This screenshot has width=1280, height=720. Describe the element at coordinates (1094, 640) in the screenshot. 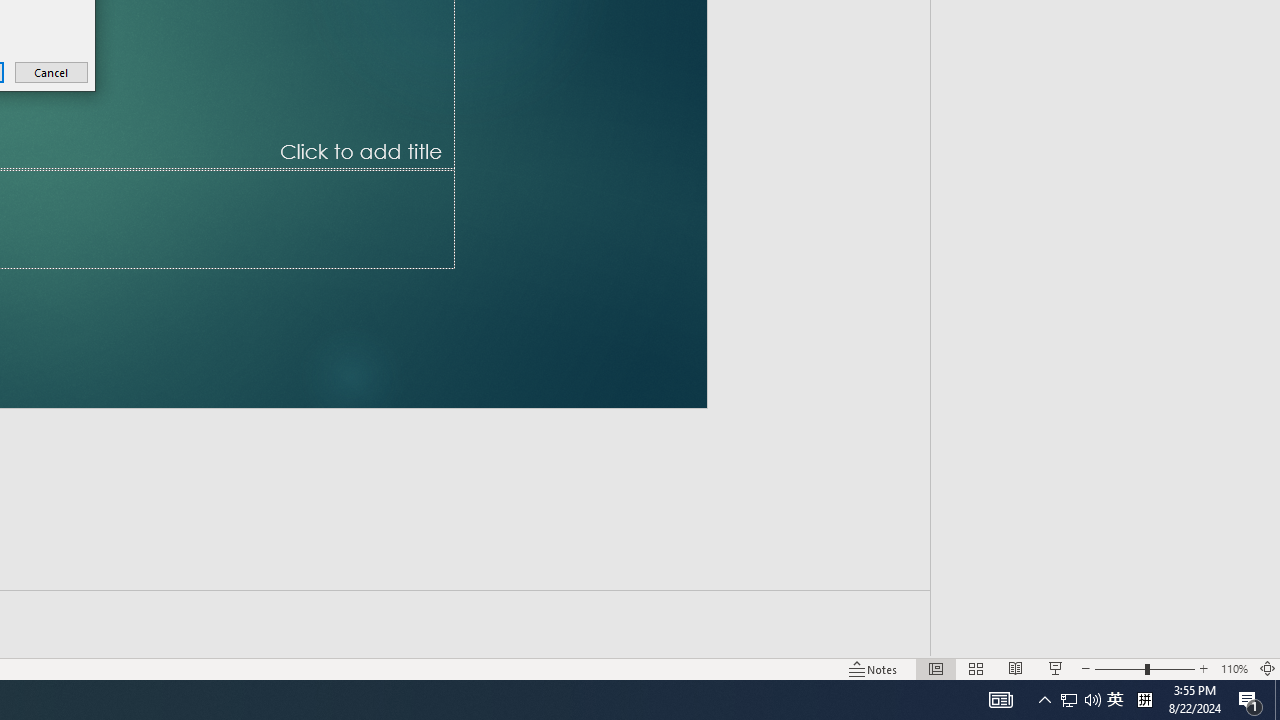

I see `'Zoom Out'` at that location.